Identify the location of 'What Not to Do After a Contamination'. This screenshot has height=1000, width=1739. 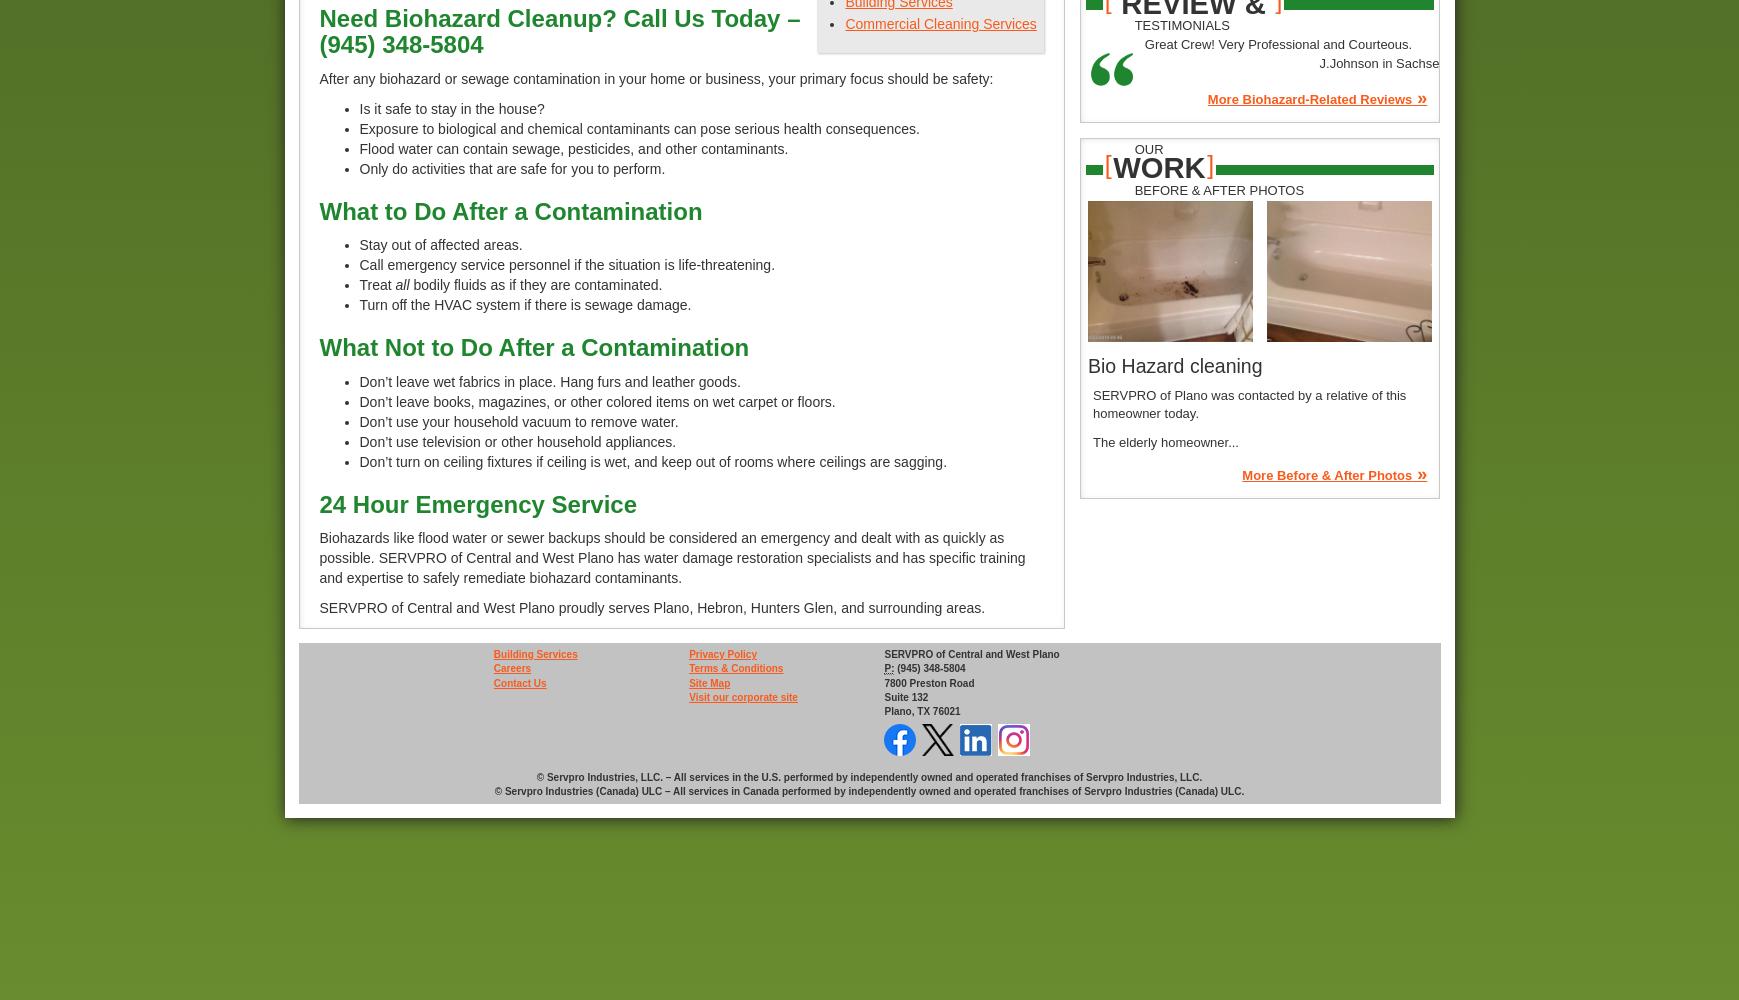
(318, 346).